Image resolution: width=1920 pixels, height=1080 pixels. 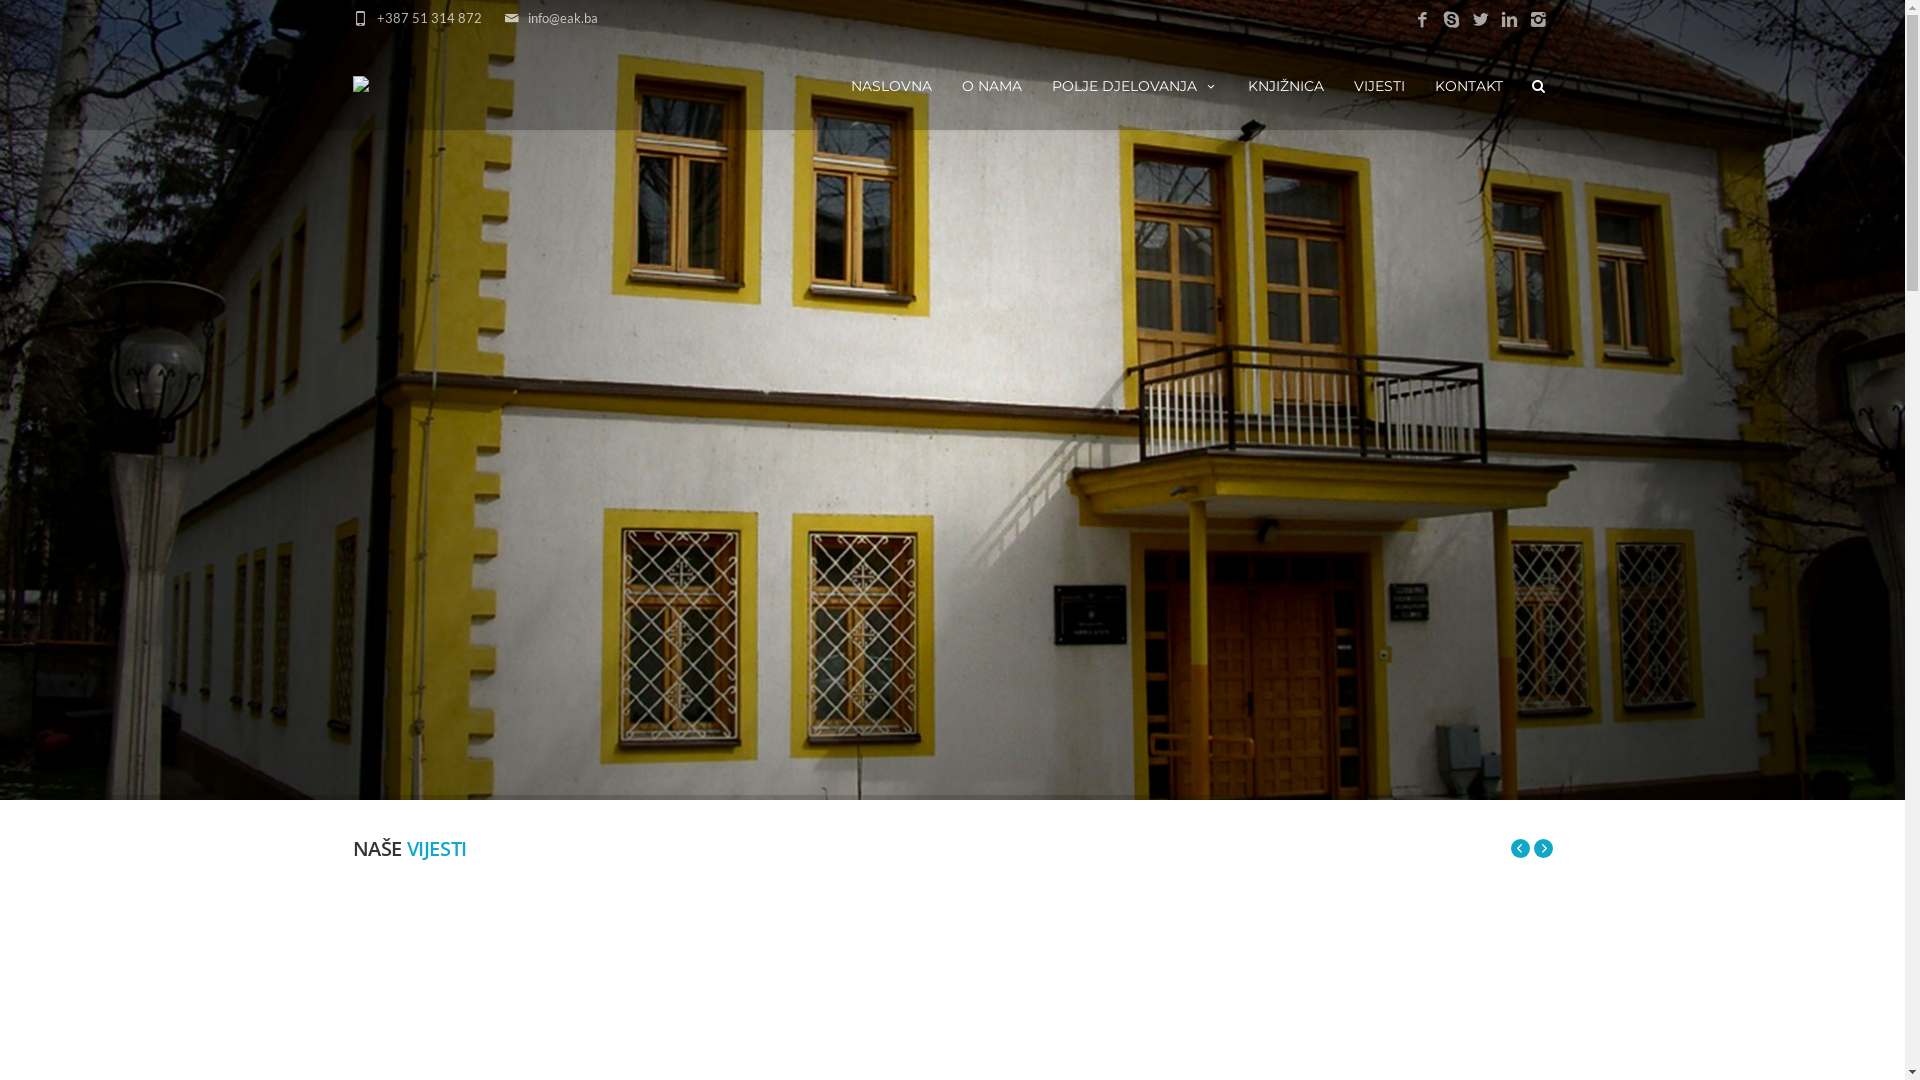 What do you see at coordinates (1036, 83) in the screenshot?
I see `'POLJE DJELOVANJA'` at bounding box center [1036, 83].